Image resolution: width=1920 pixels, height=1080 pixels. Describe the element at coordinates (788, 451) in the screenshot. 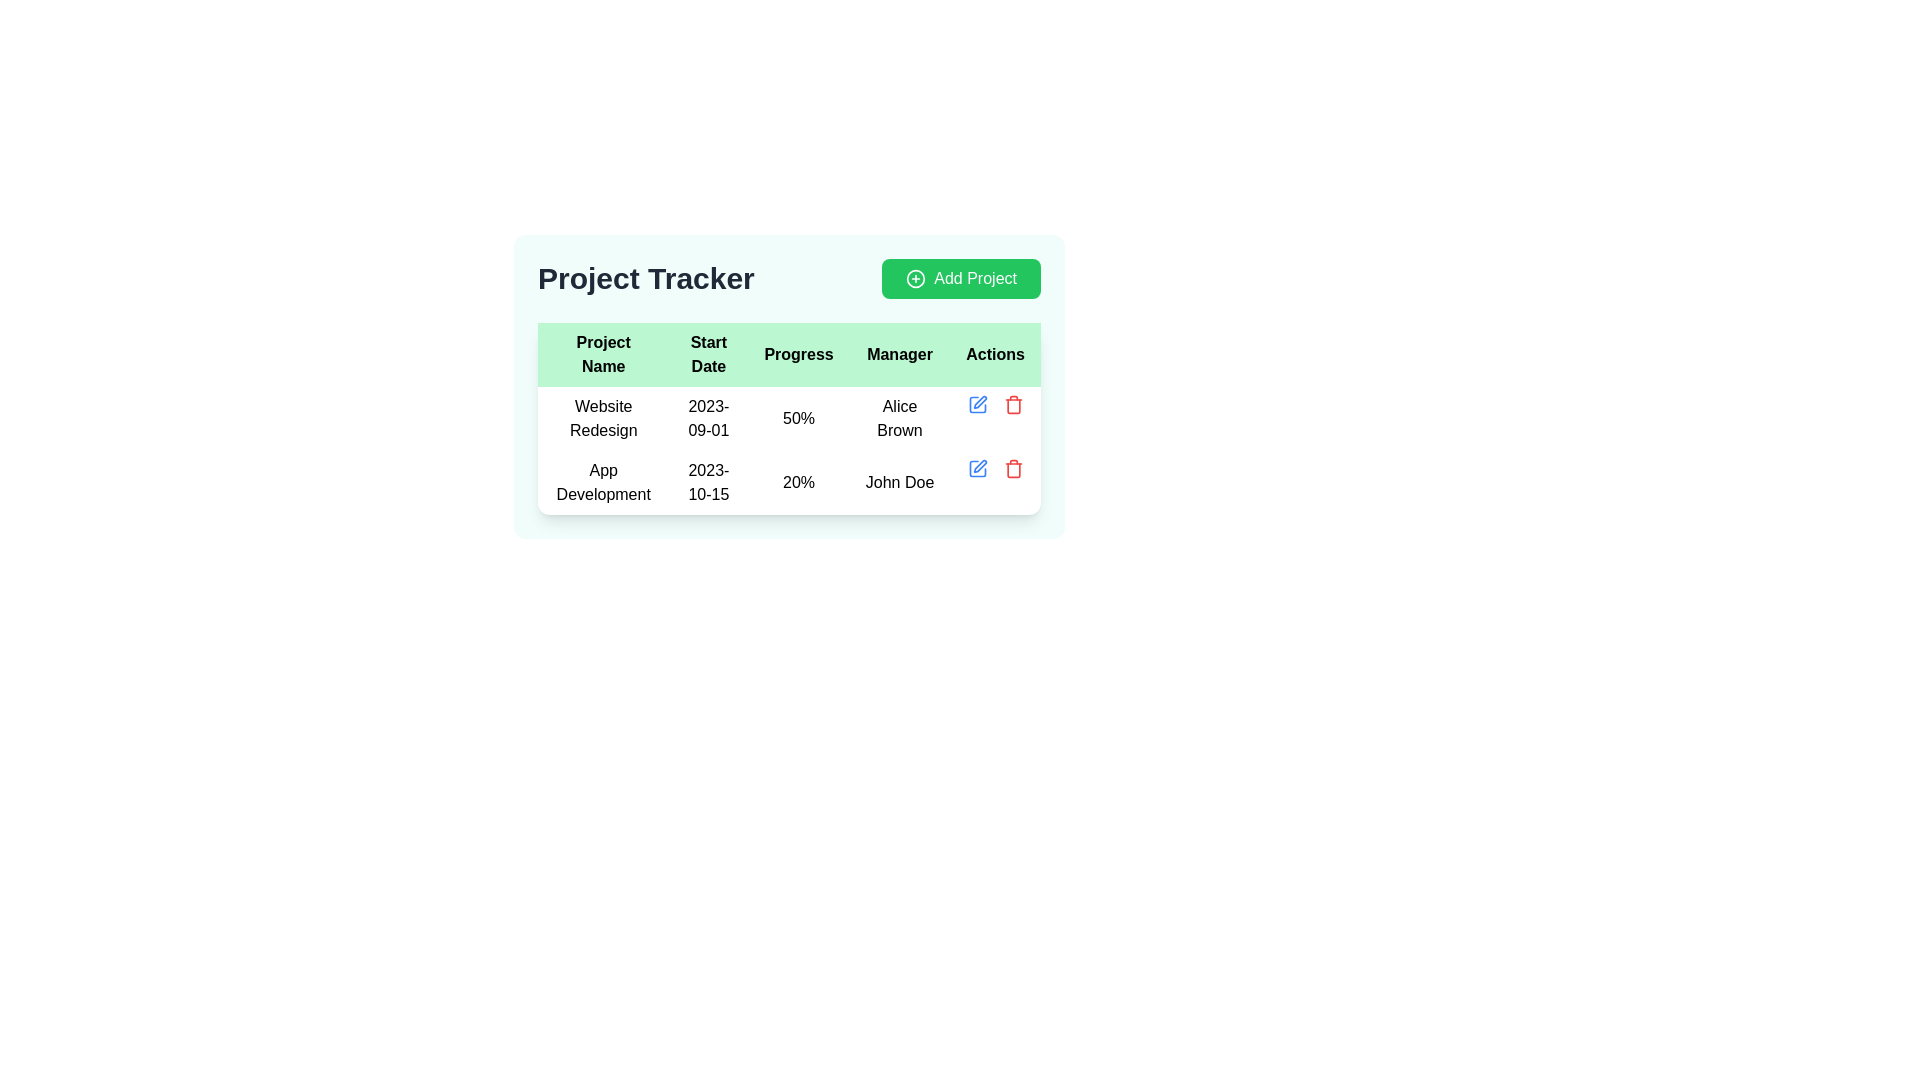

I see `the second row of the Project Tracker table displaying project data for 'App Development'` at that location.